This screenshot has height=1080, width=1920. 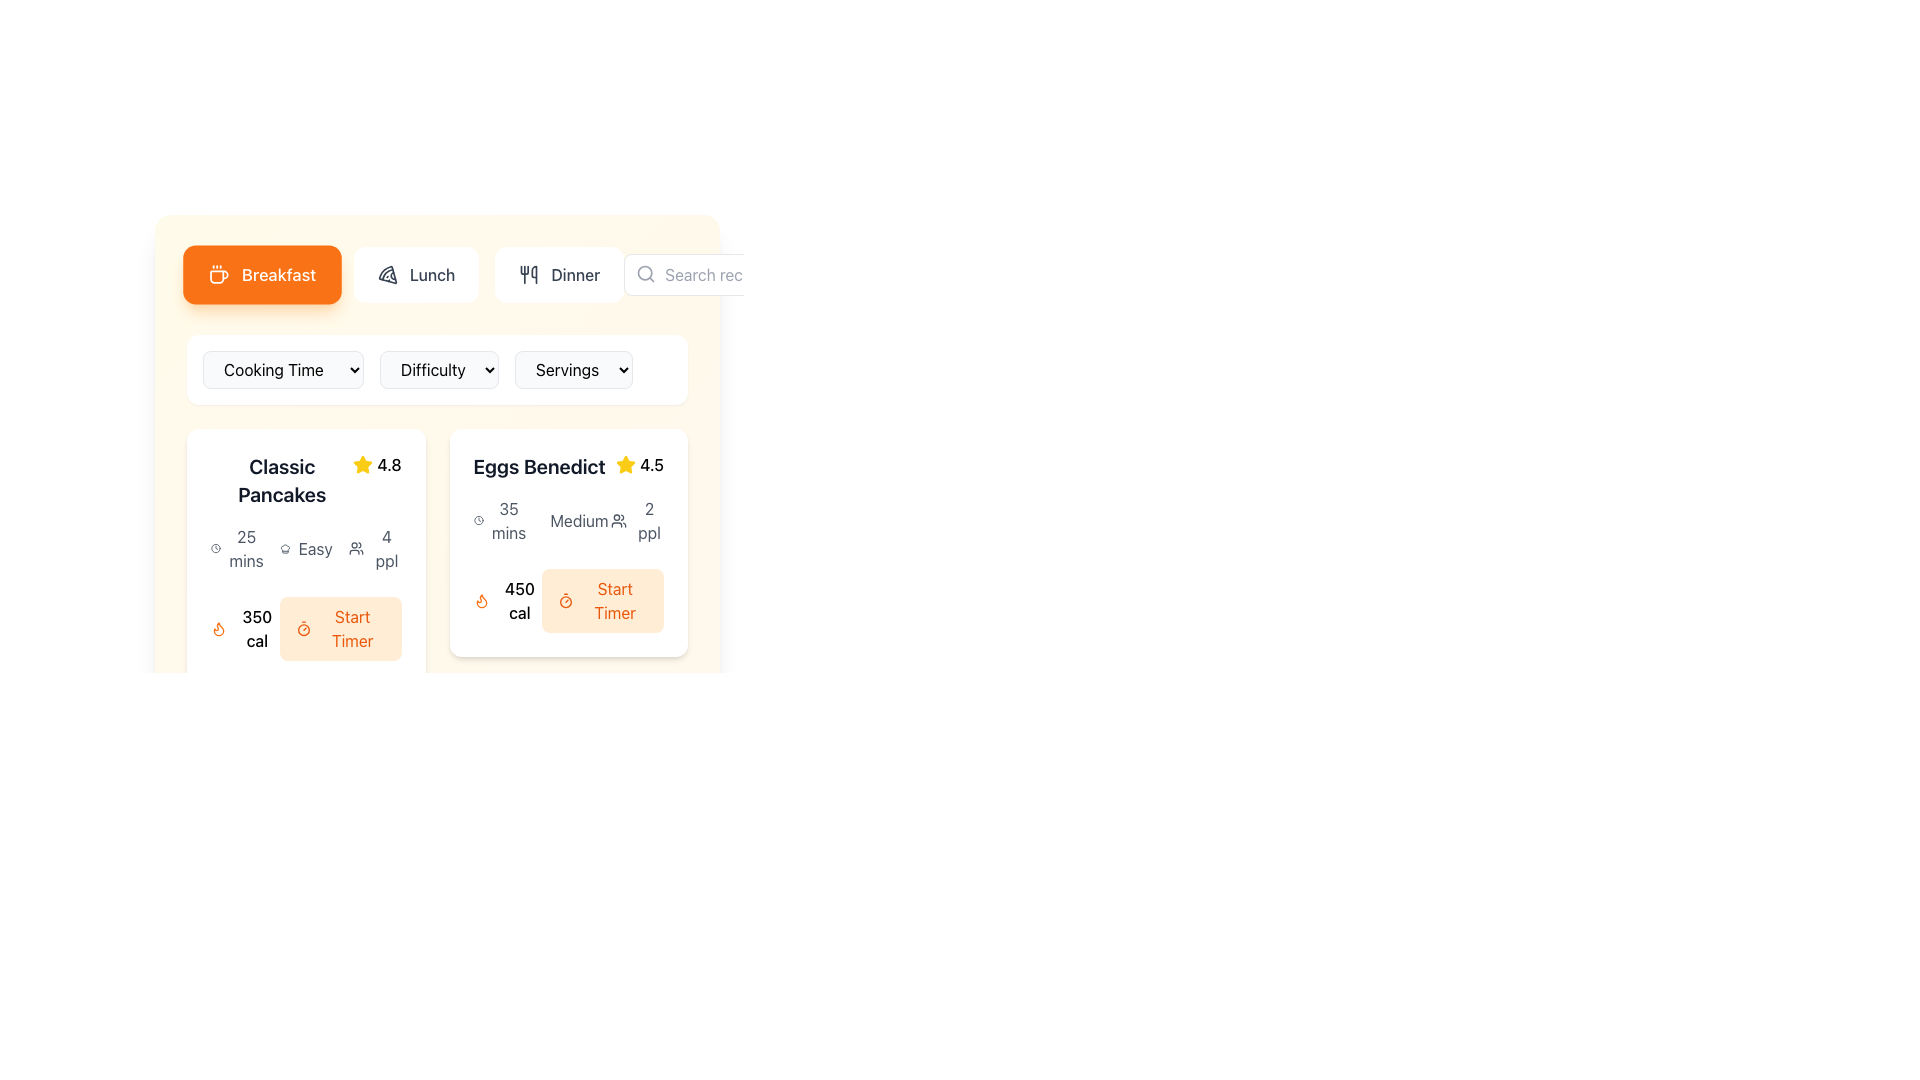 I want to click on the rectangular orange button labeled 'Breakfast' with a coffee cup icon, so click(x=261, y=274).